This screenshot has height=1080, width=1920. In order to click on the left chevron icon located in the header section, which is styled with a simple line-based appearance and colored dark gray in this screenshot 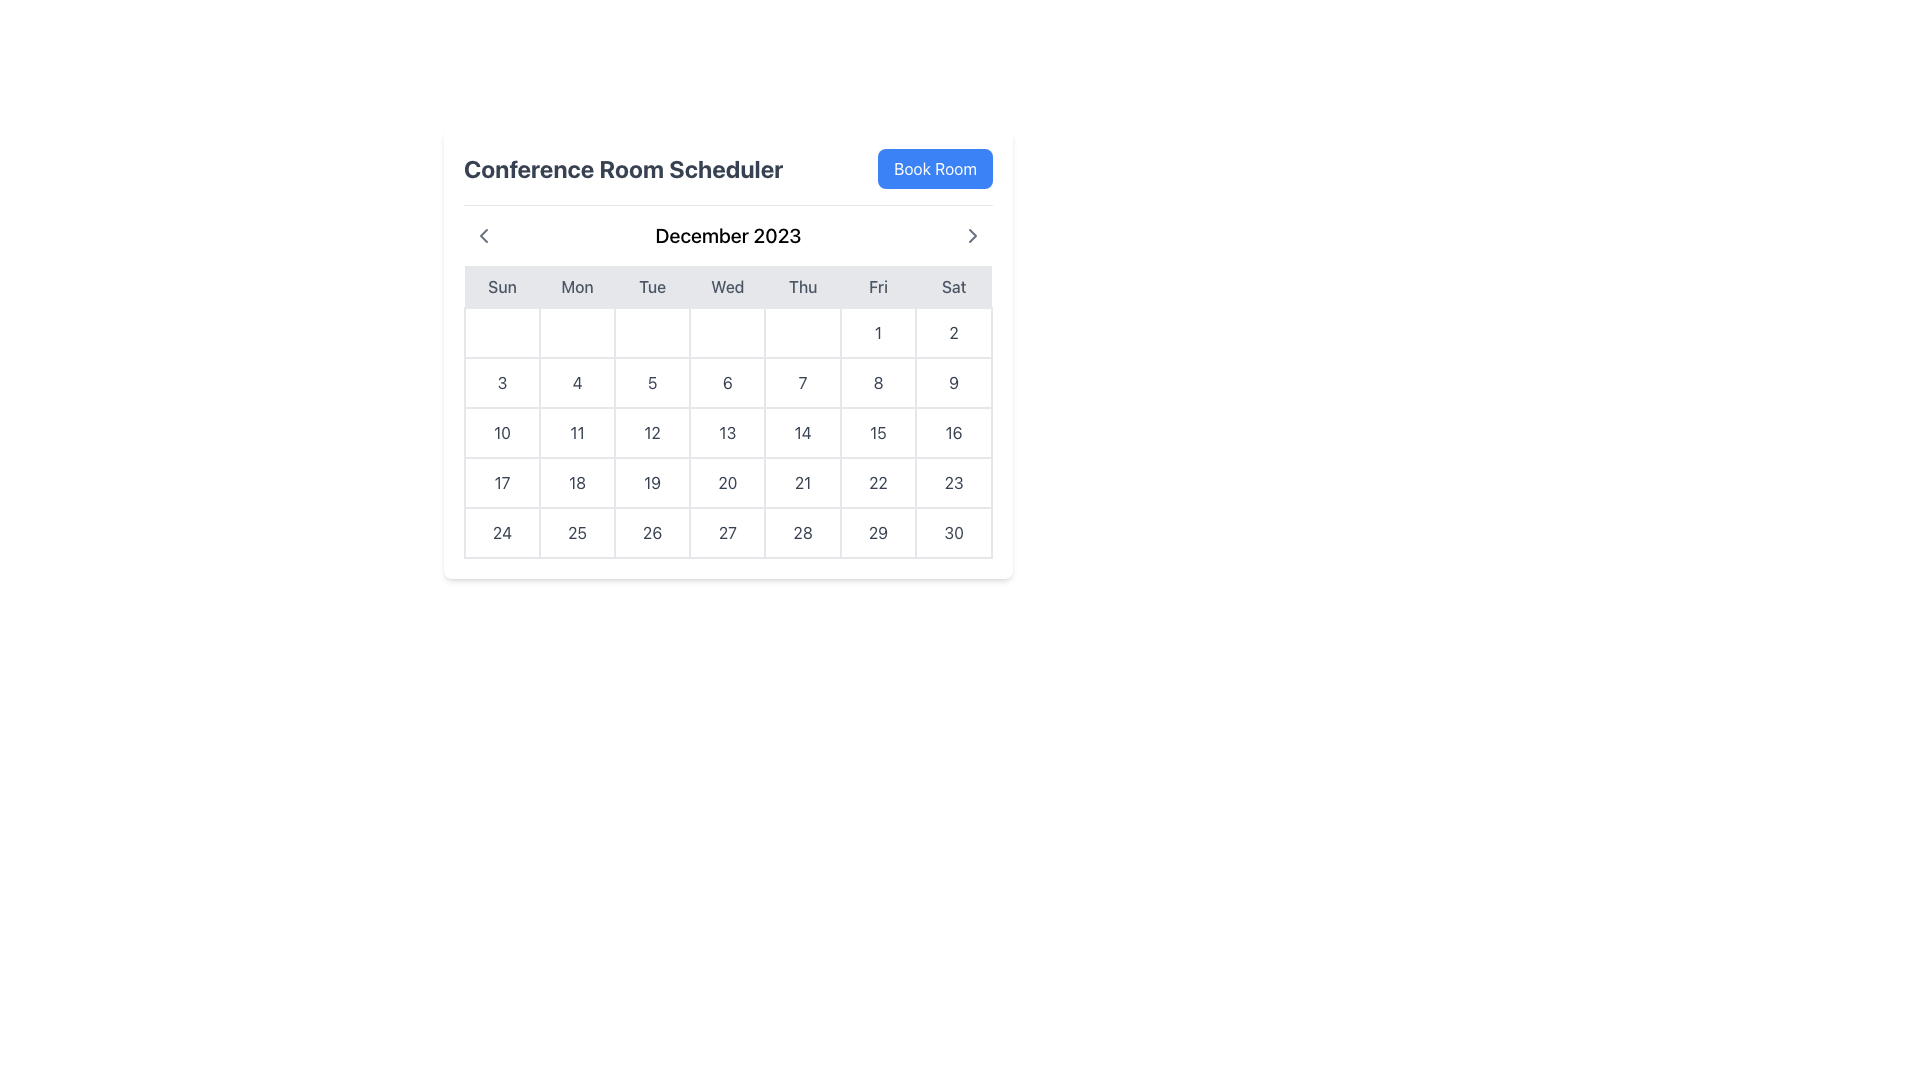, I will do `click(484, 234)`.